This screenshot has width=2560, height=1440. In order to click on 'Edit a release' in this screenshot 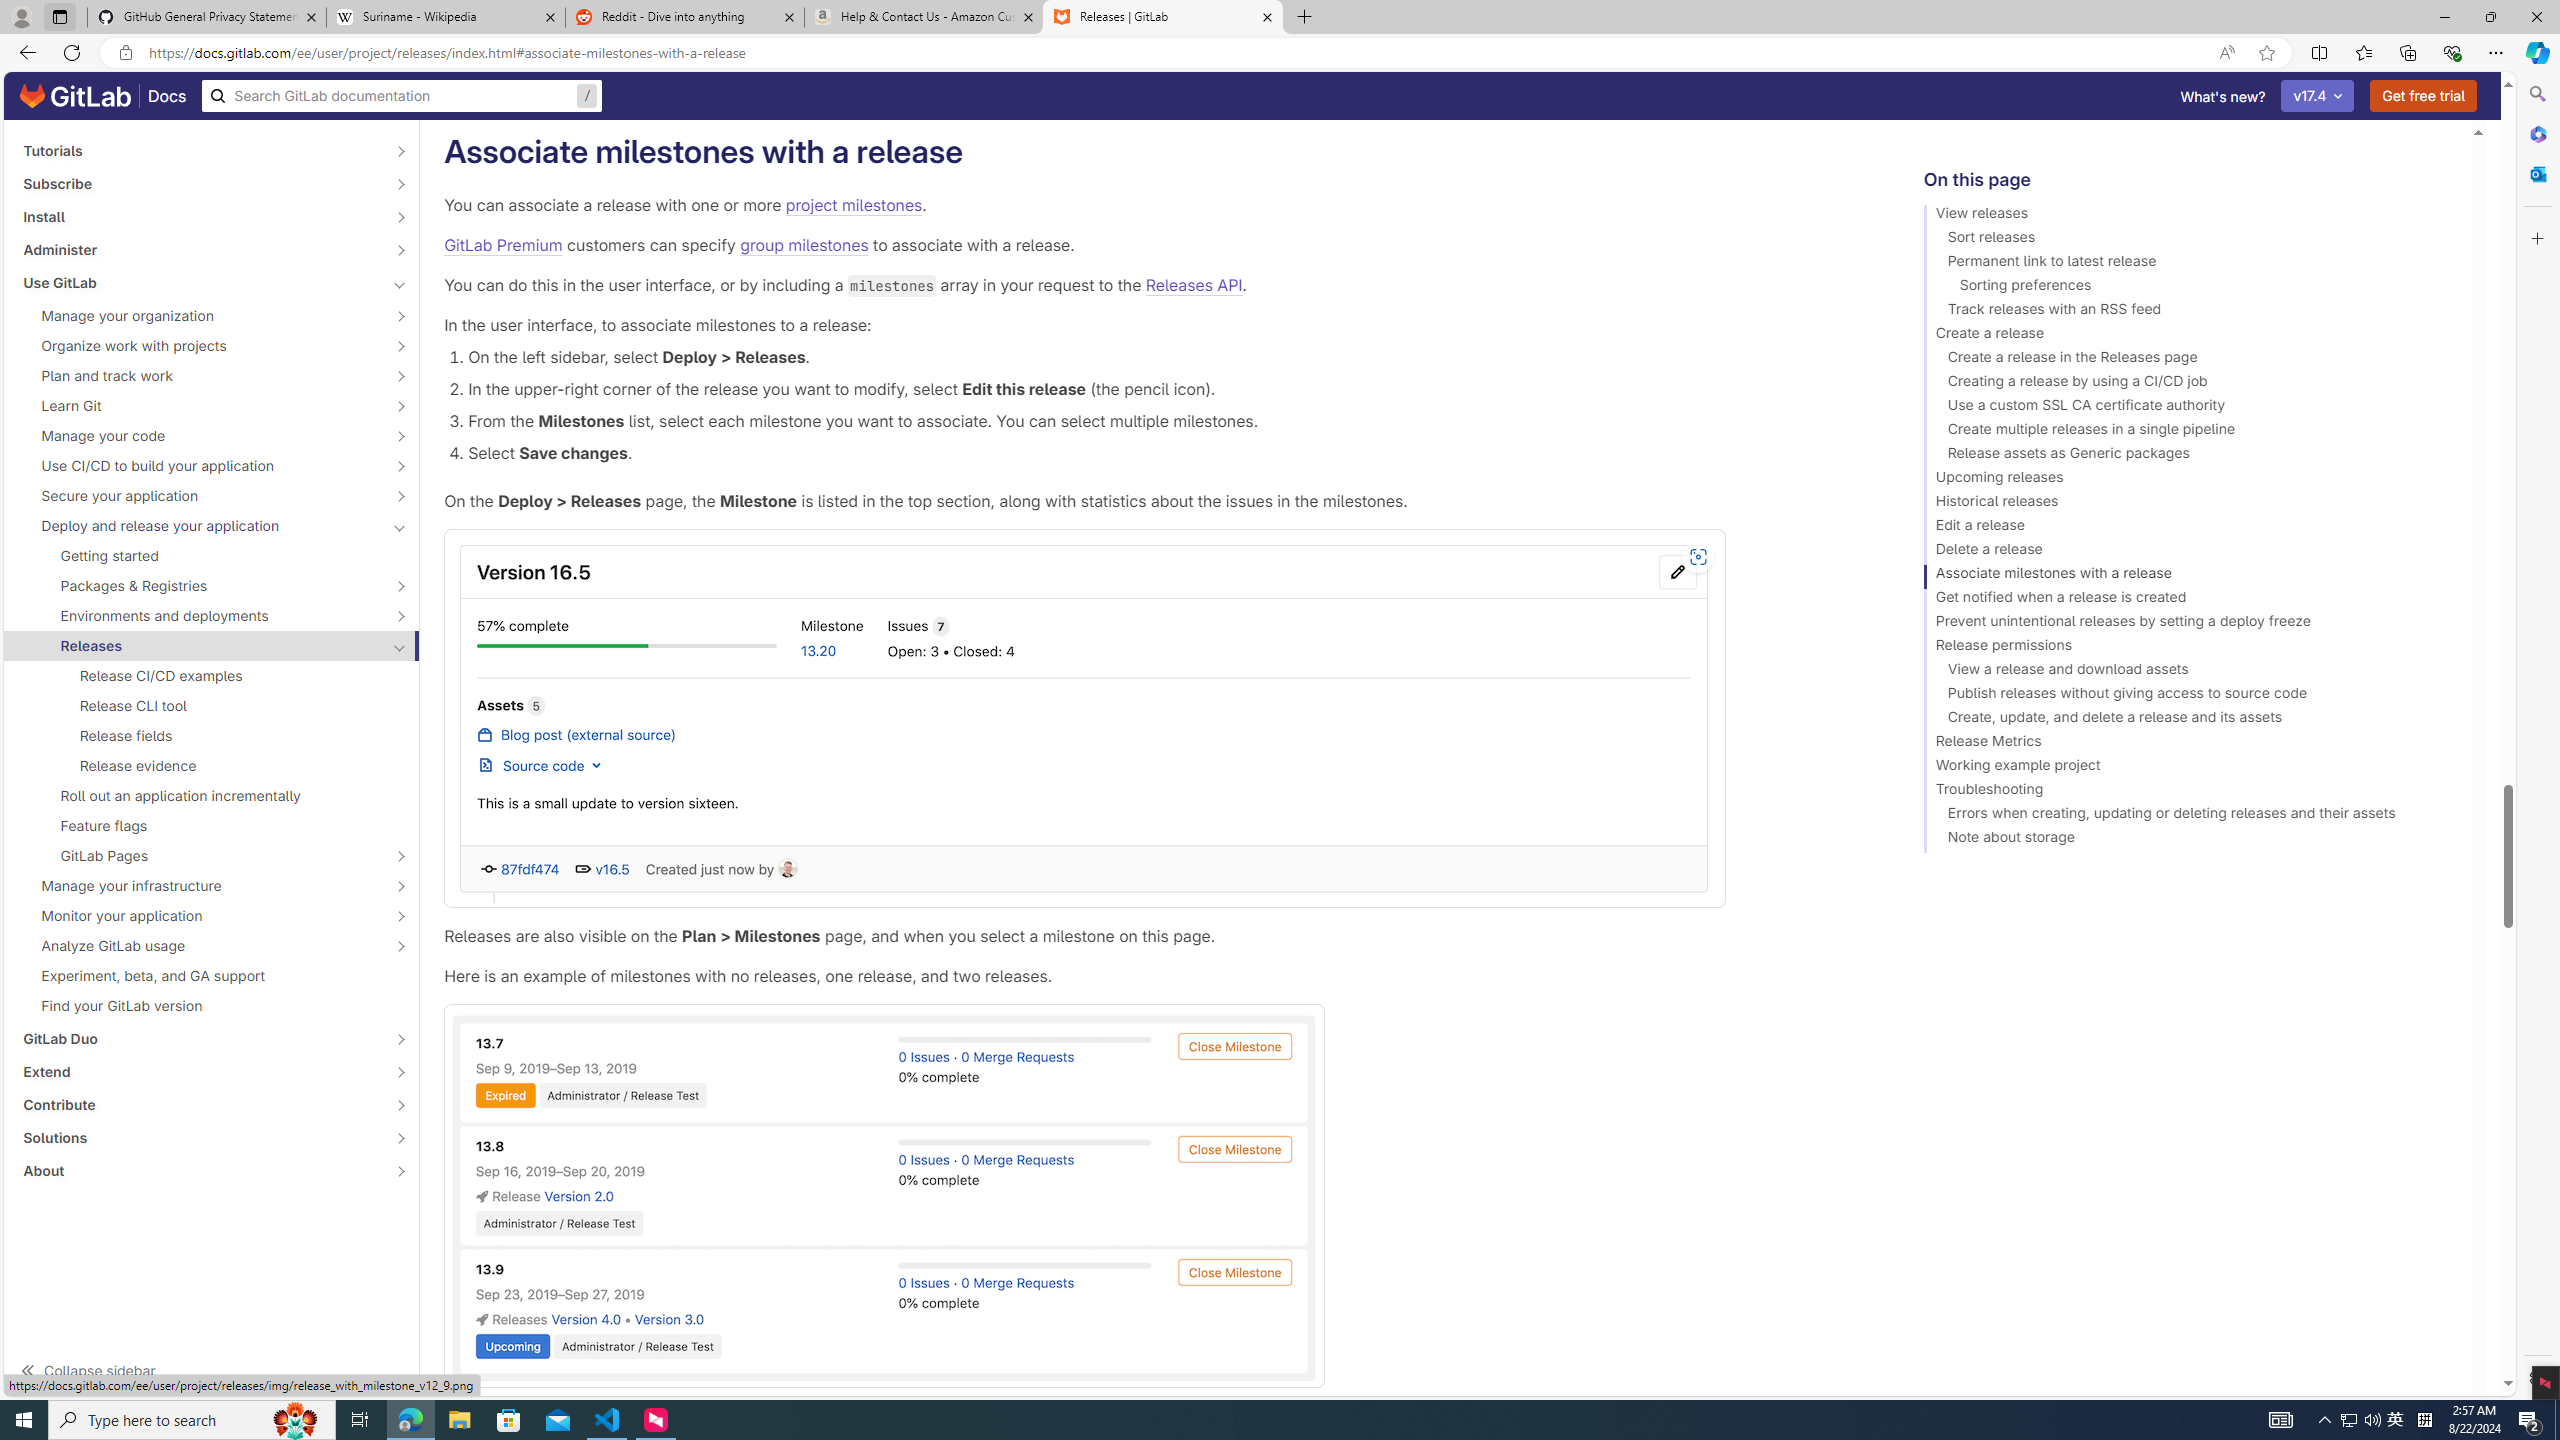, I will do `click(2188, 528)`.